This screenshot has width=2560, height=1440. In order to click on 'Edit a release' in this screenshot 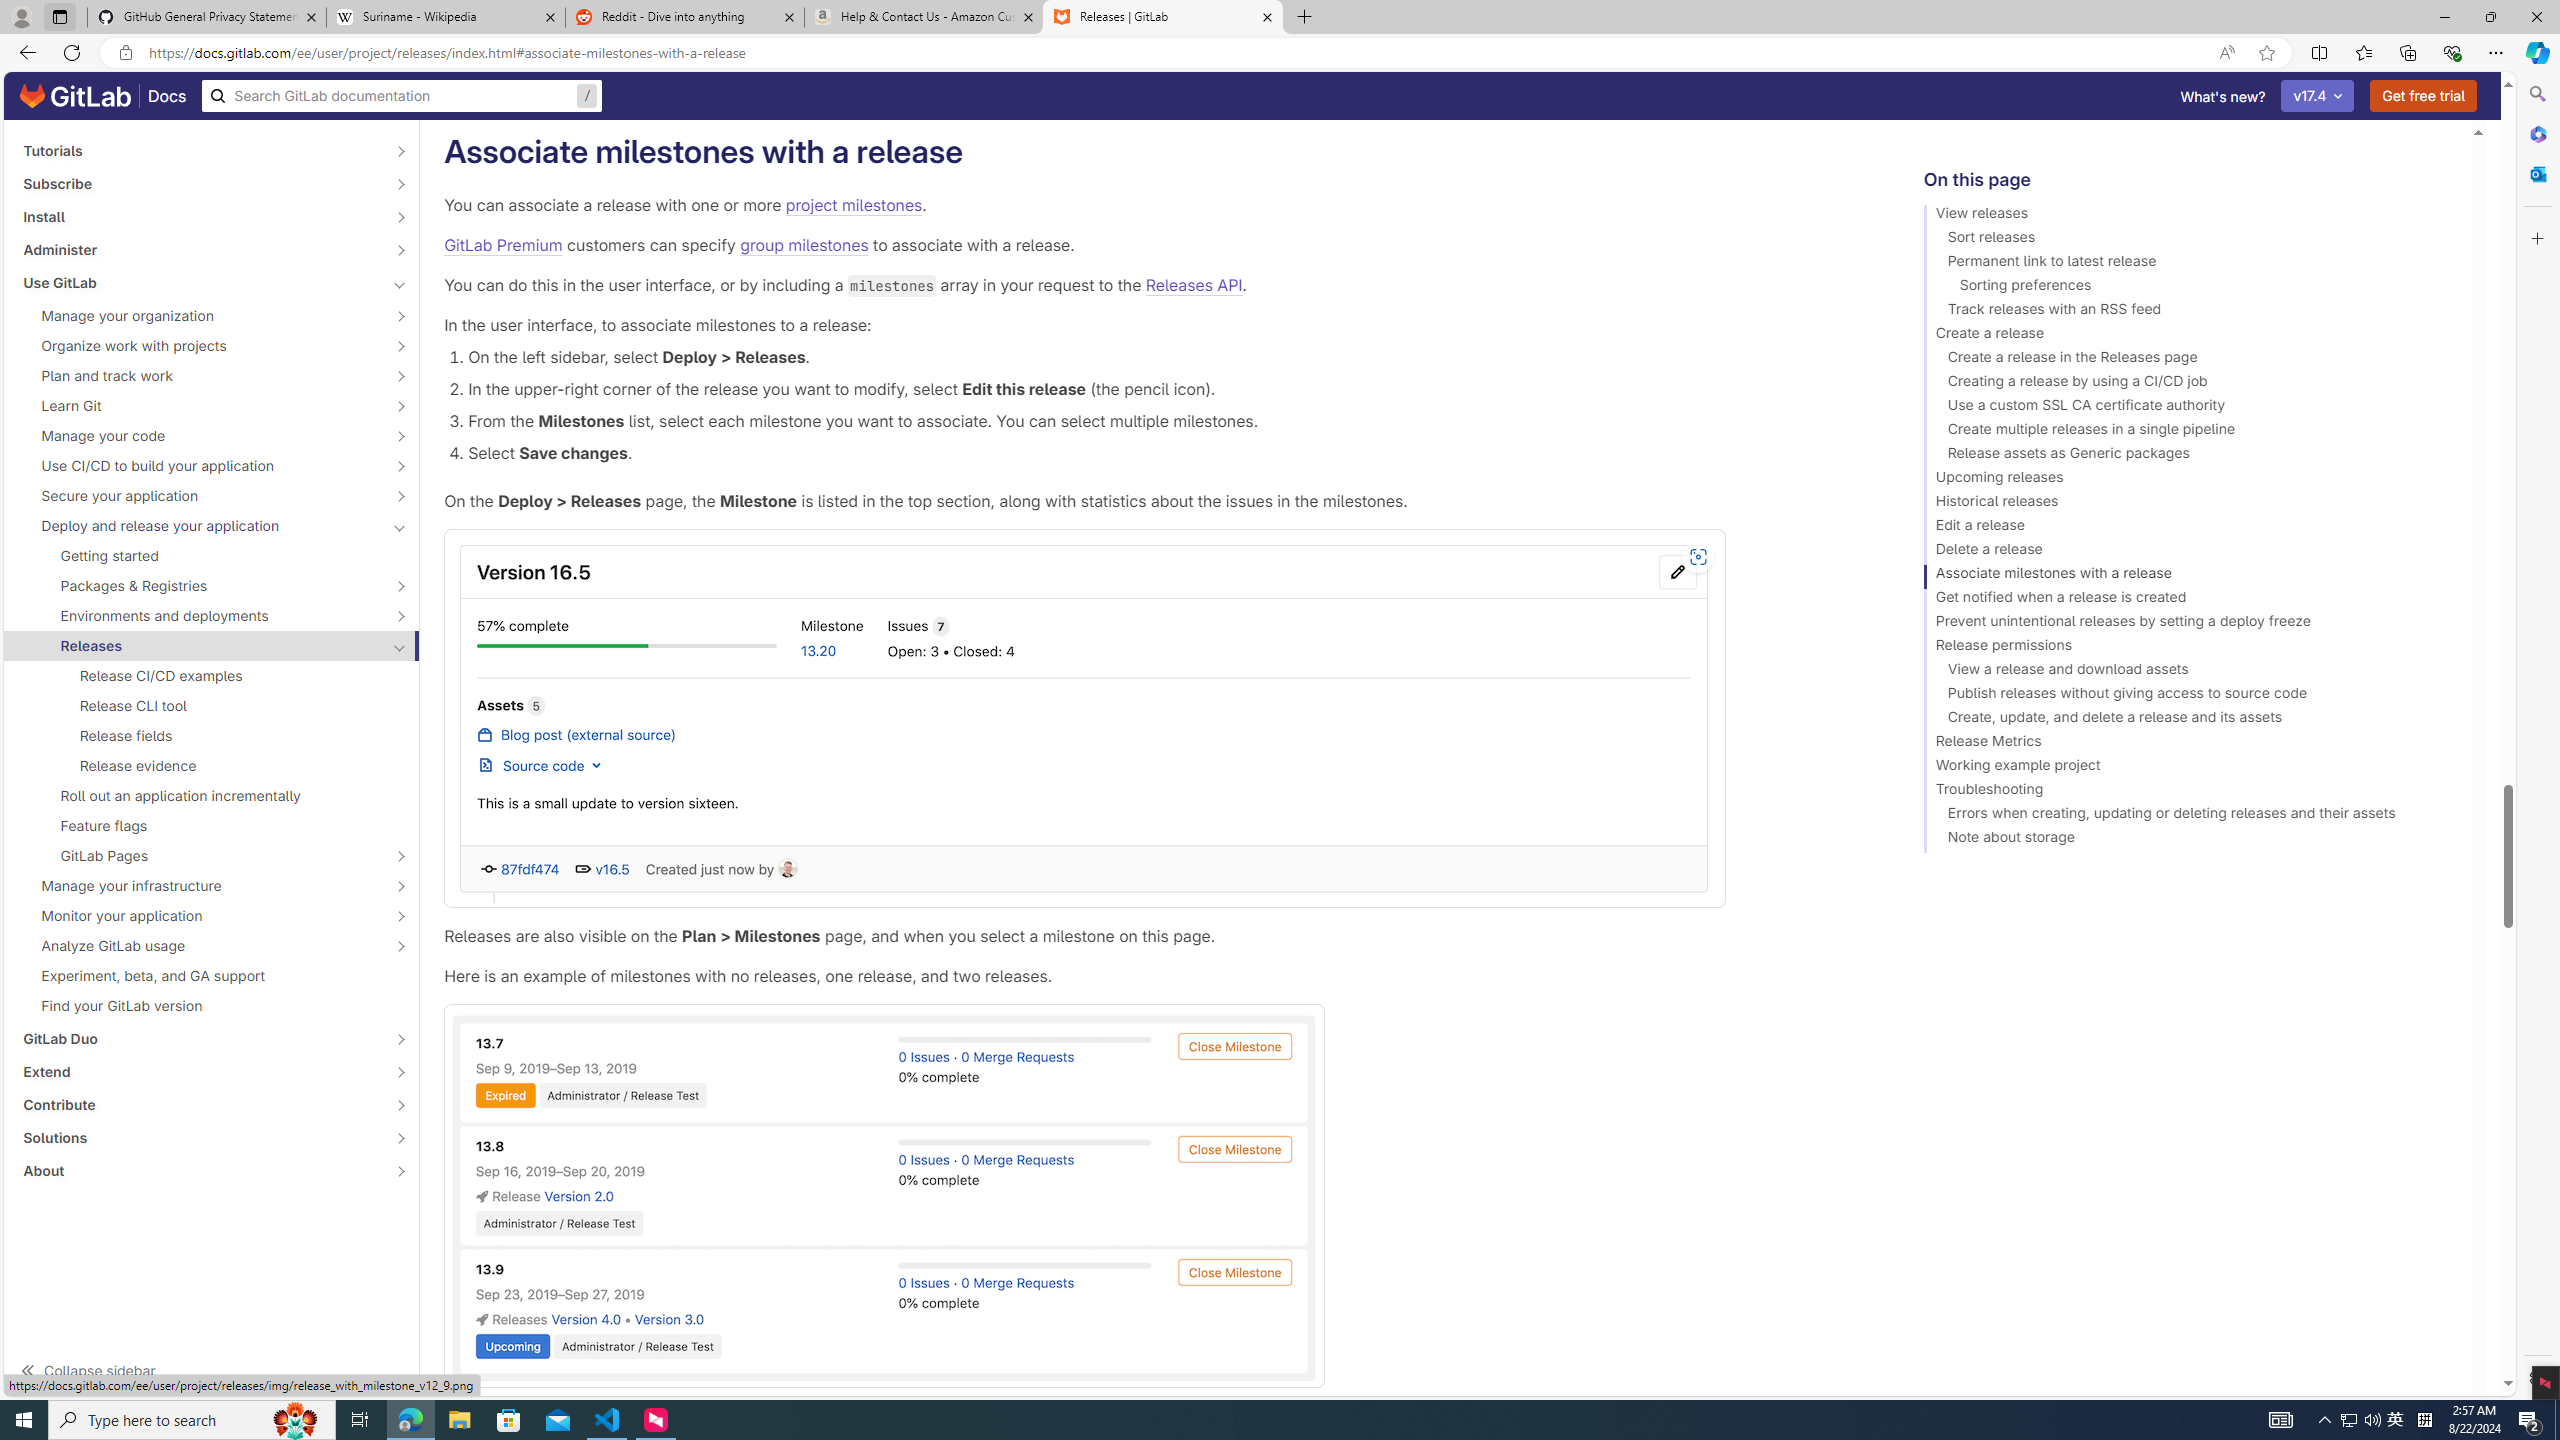, I will do `click(2188, 528)`.